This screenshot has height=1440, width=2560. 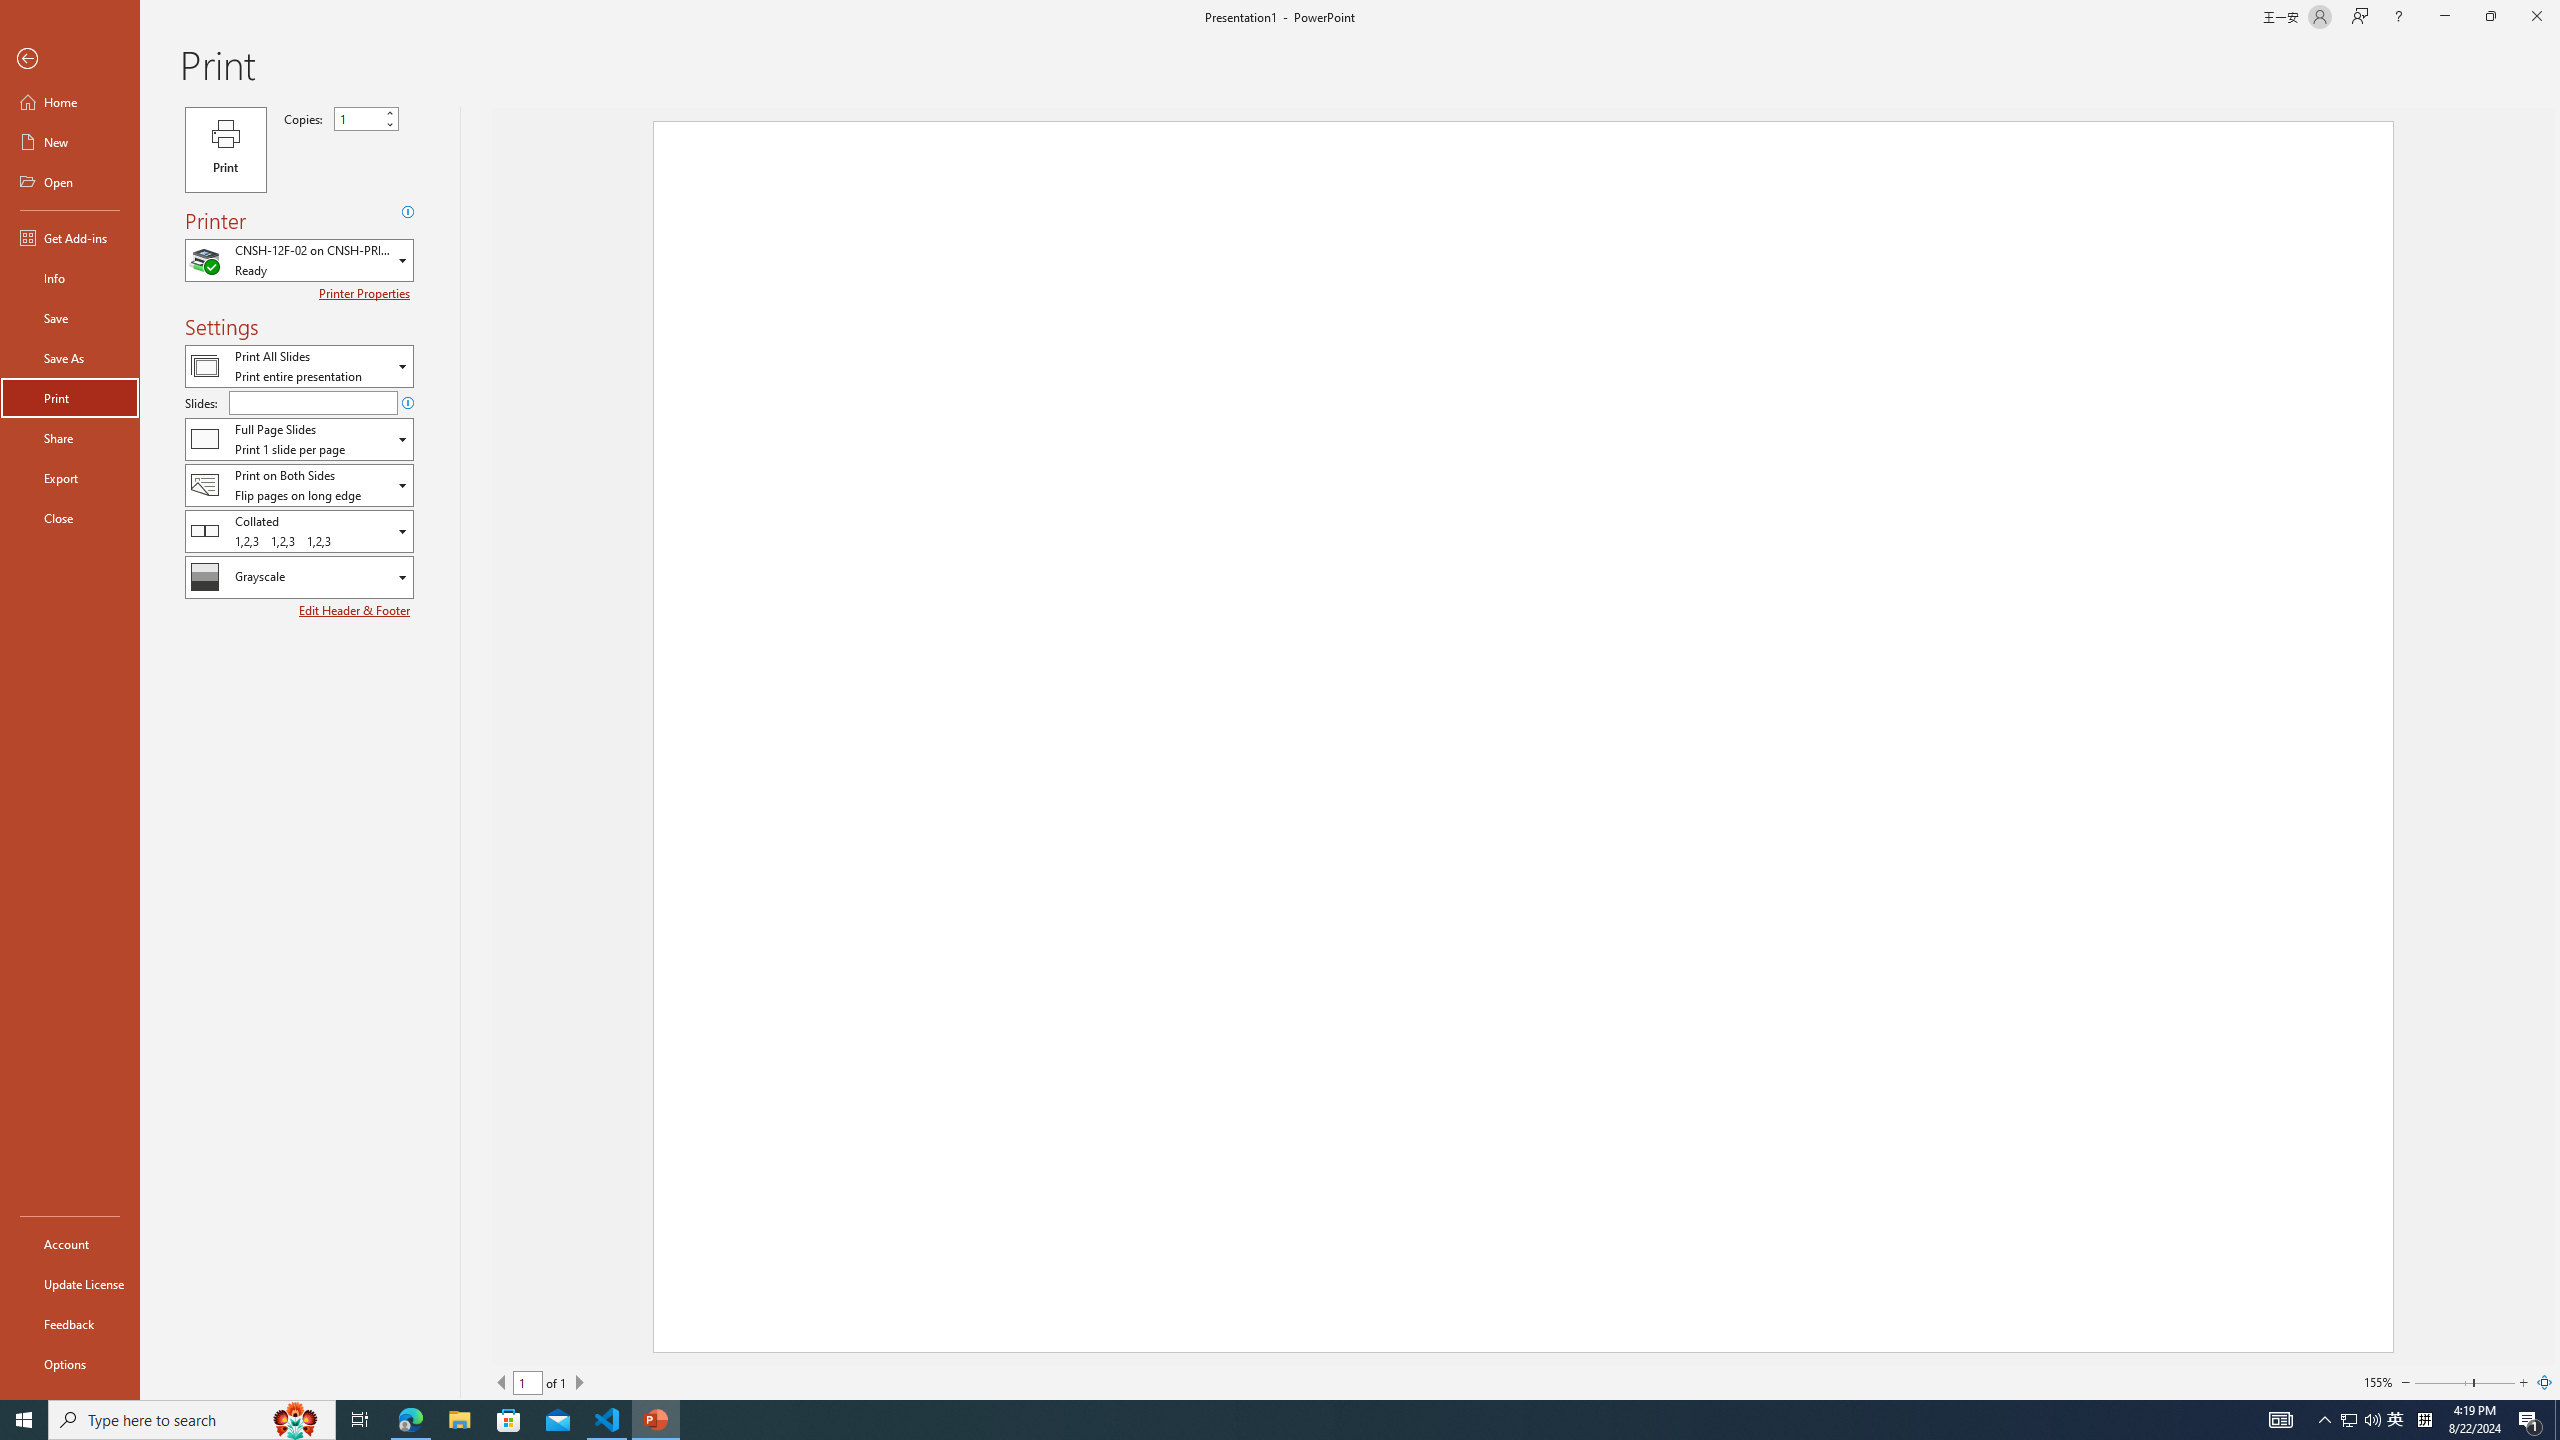 I want to click on 'Which Printer', so click(x=298, y=260).